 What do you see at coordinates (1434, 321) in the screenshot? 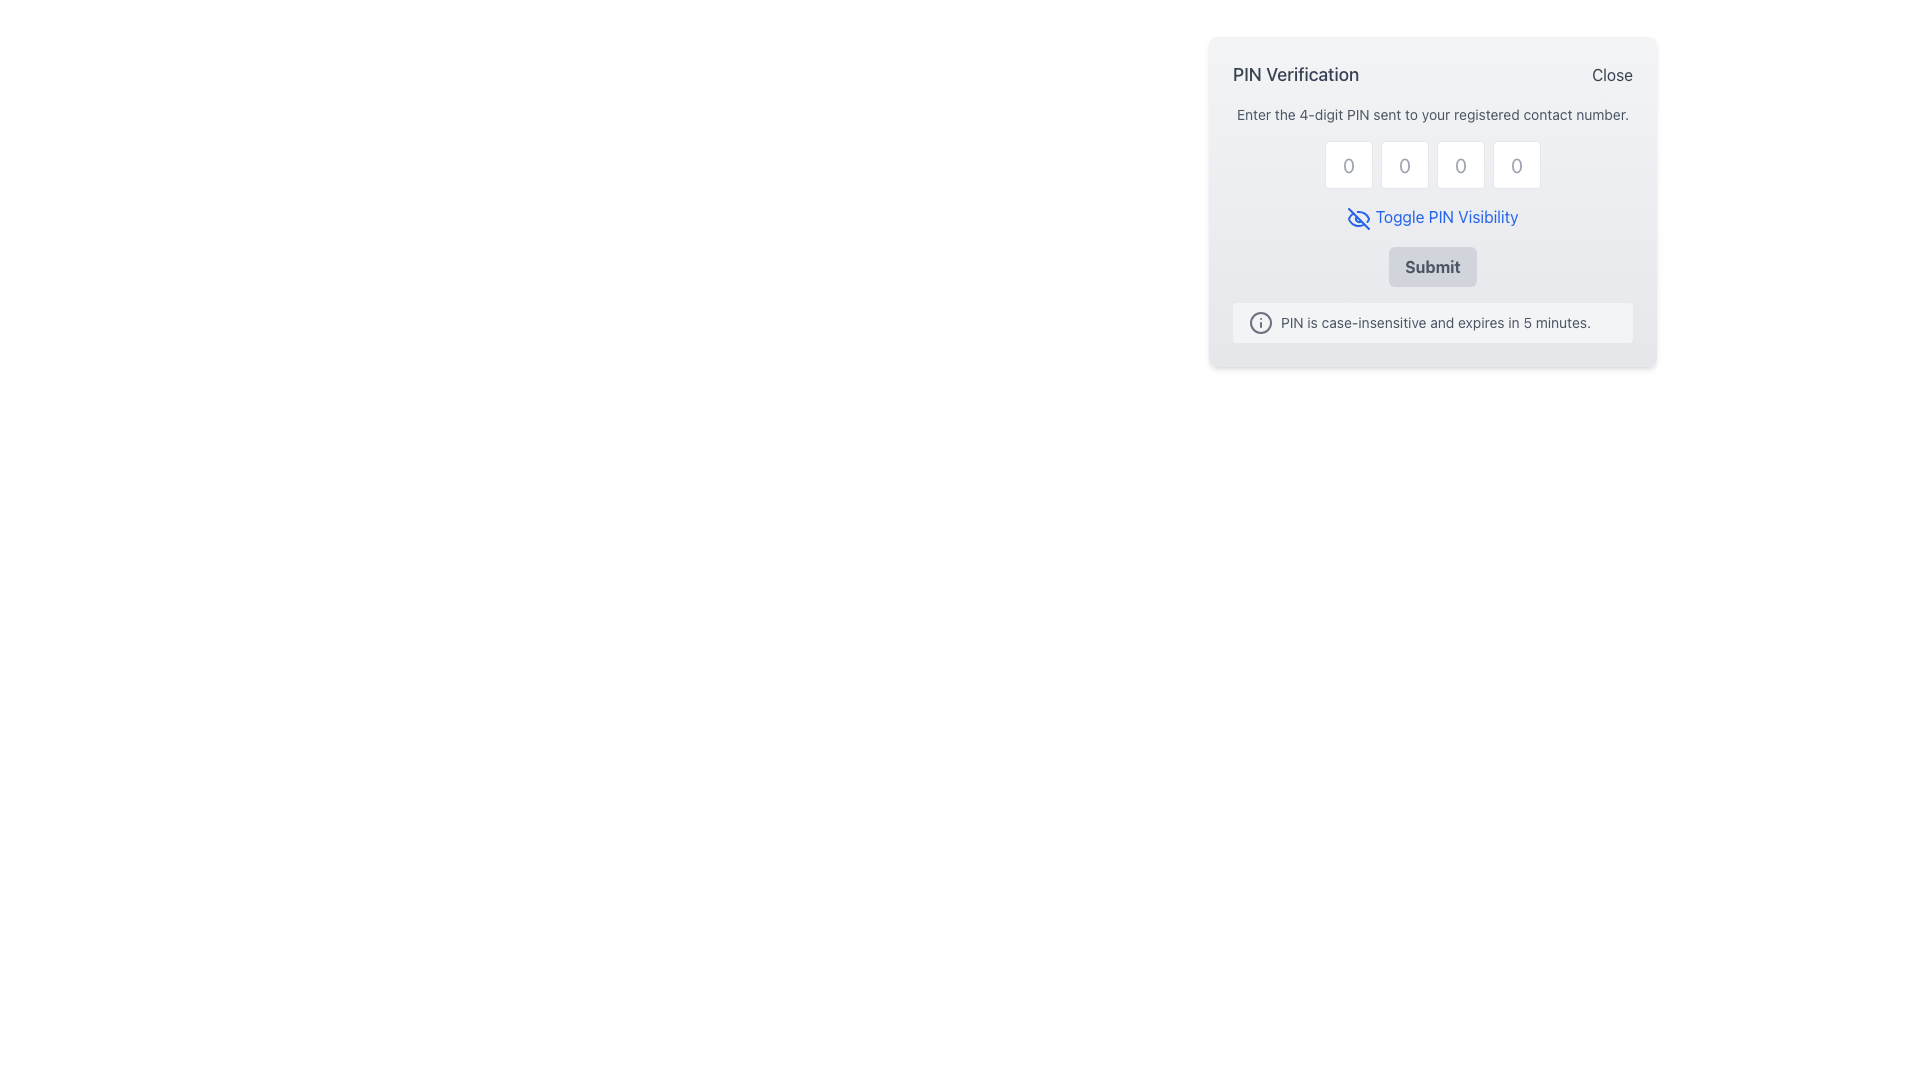
I see `the text element displaying the message 'PIN is case-insensitive and expires in 5 minutes.' located within the gray background of the 'PIN Verification' modal` at bounding box center [1434, 321].